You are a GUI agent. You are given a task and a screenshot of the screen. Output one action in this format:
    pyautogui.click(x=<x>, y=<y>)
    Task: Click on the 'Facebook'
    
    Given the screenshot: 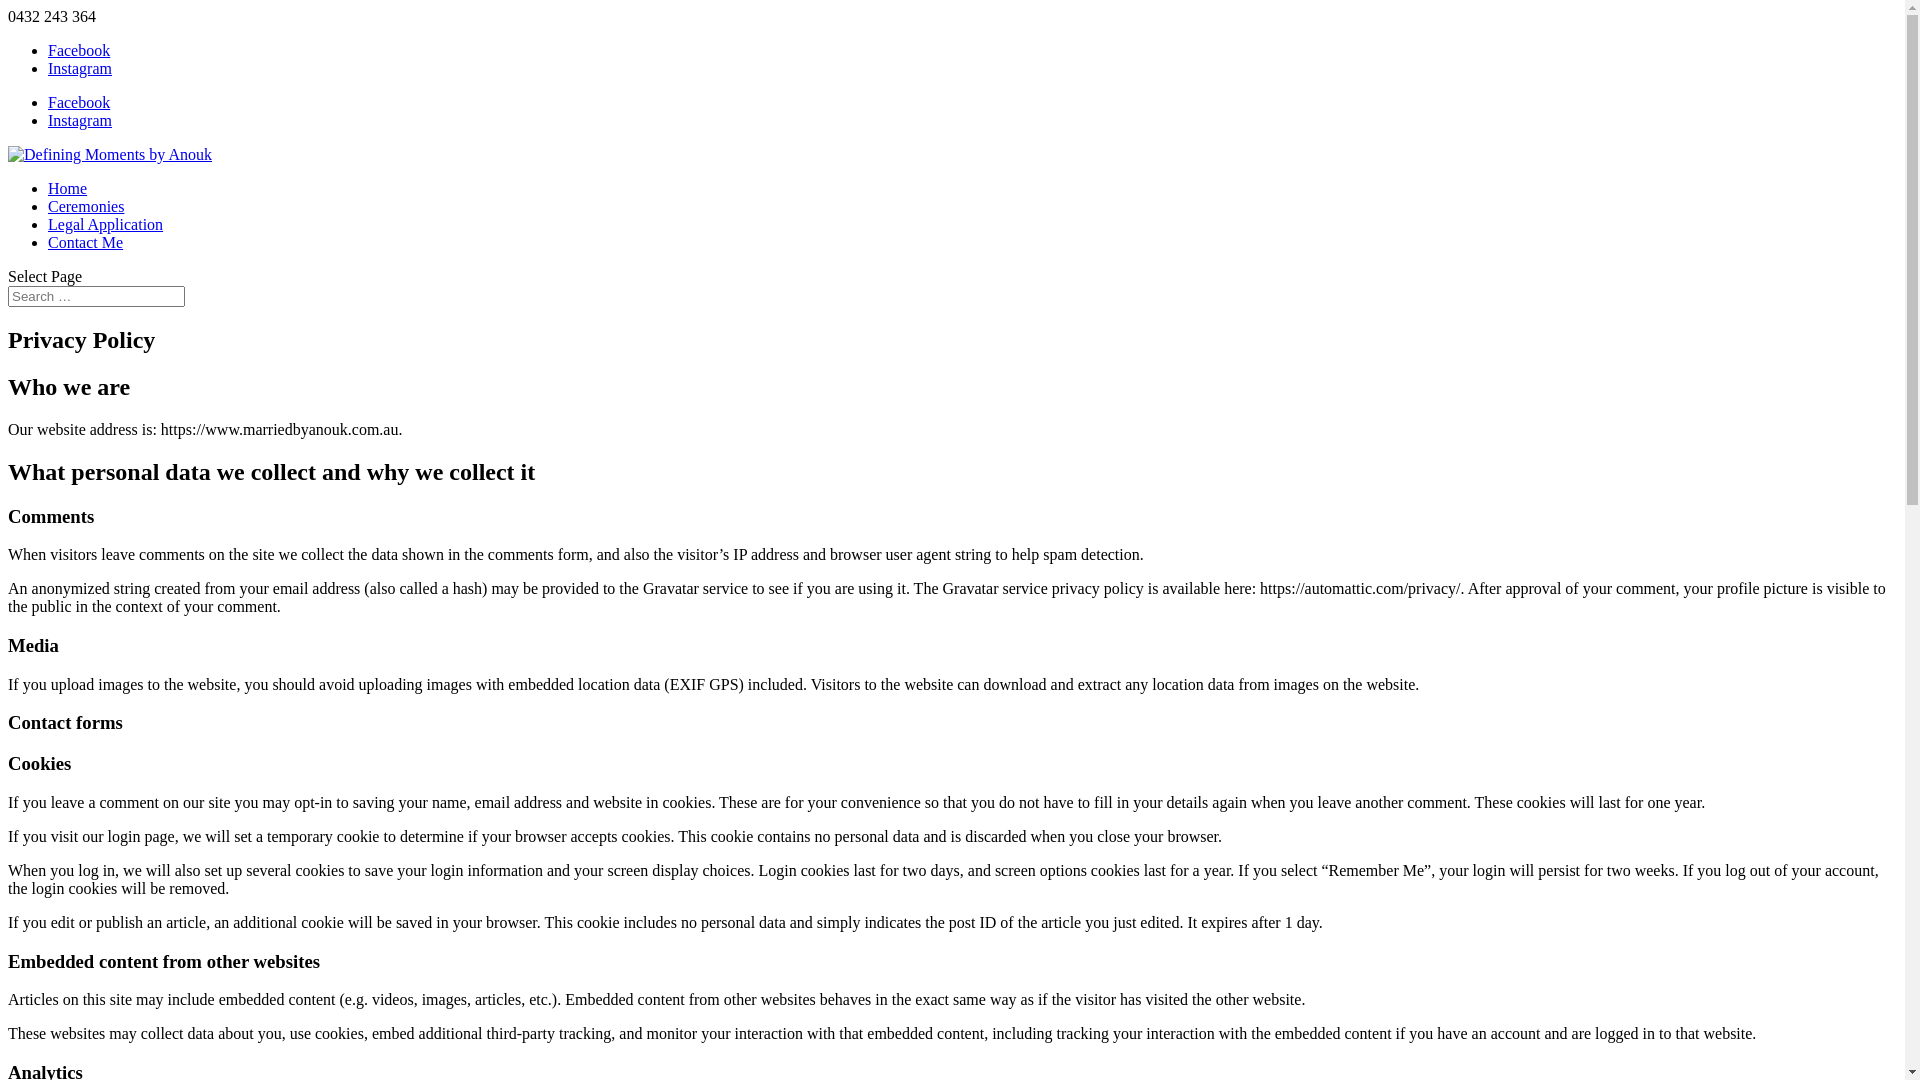 What is the action you would take?
    pyautogui.click(x=78, y=102)
    